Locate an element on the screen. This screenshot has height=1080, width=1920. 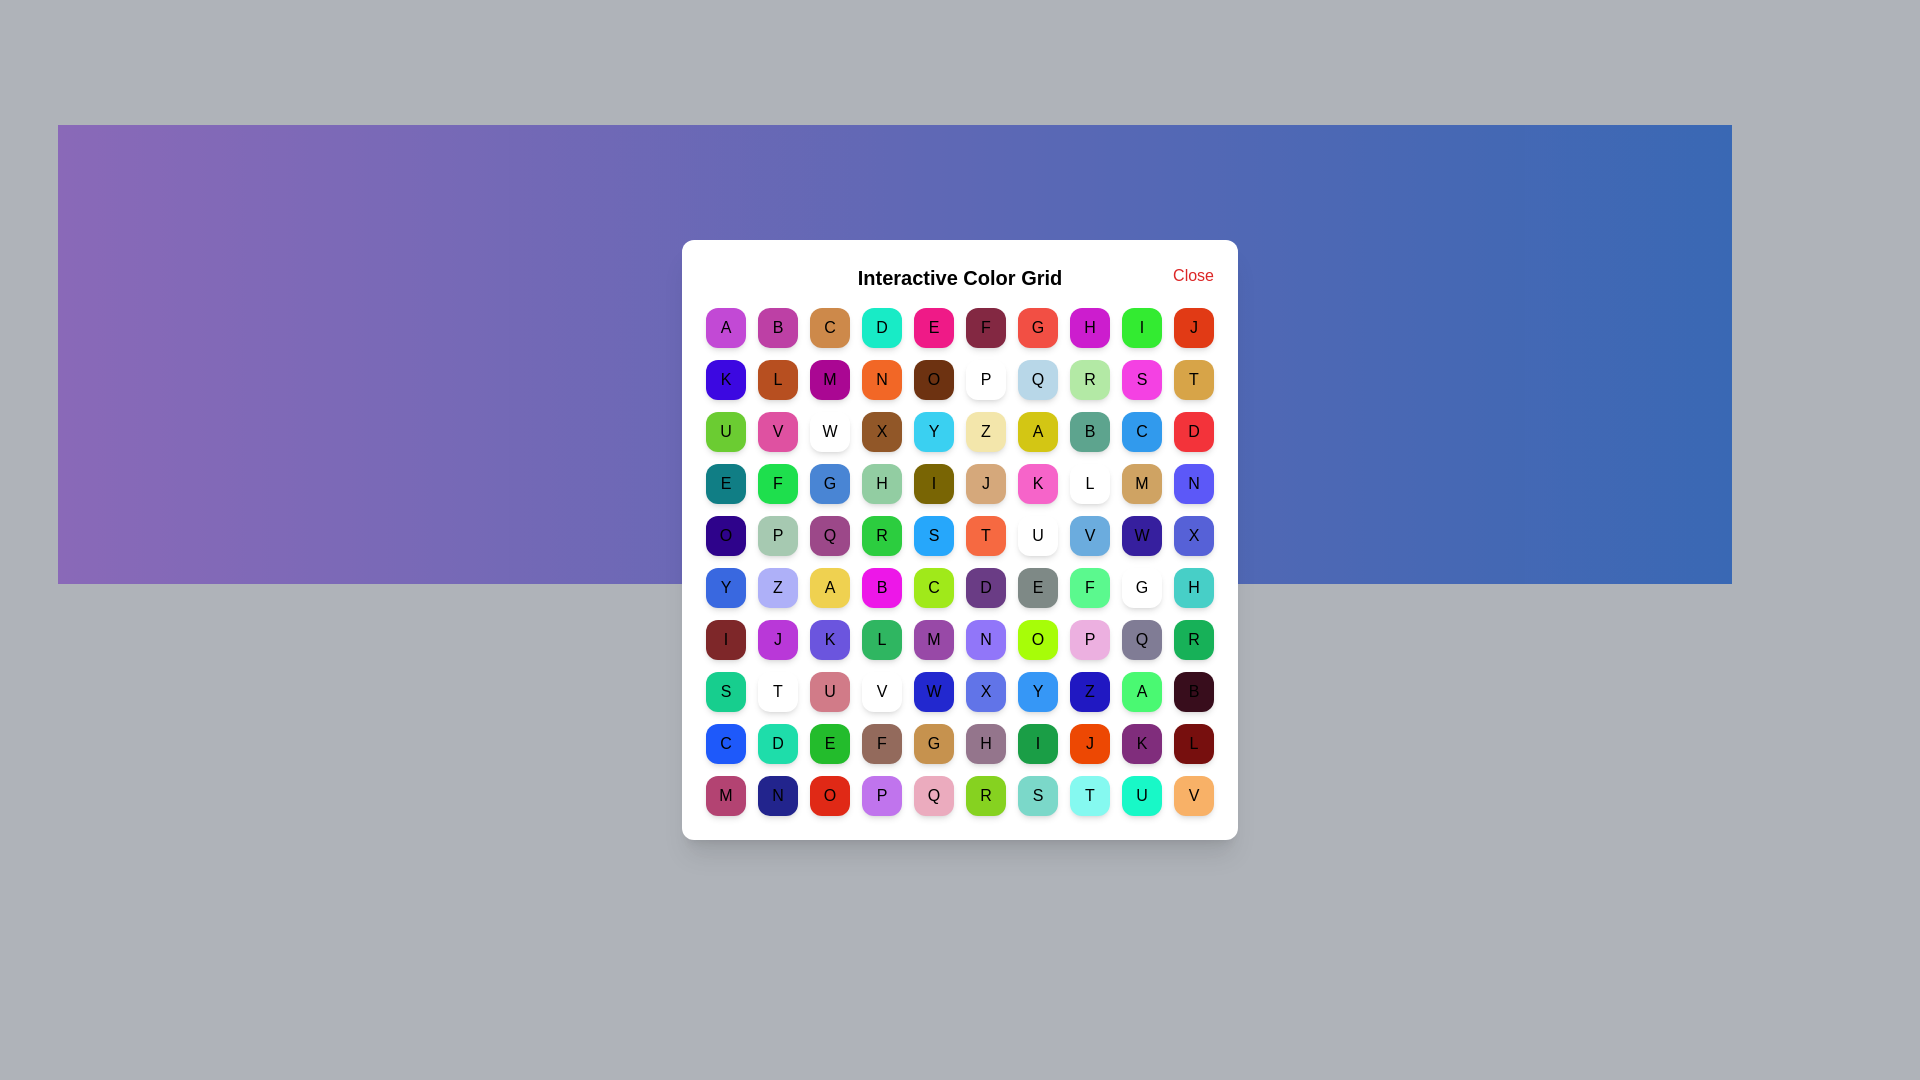
the grid cell labeled P to view its color message is located at coordinates (985, 380).